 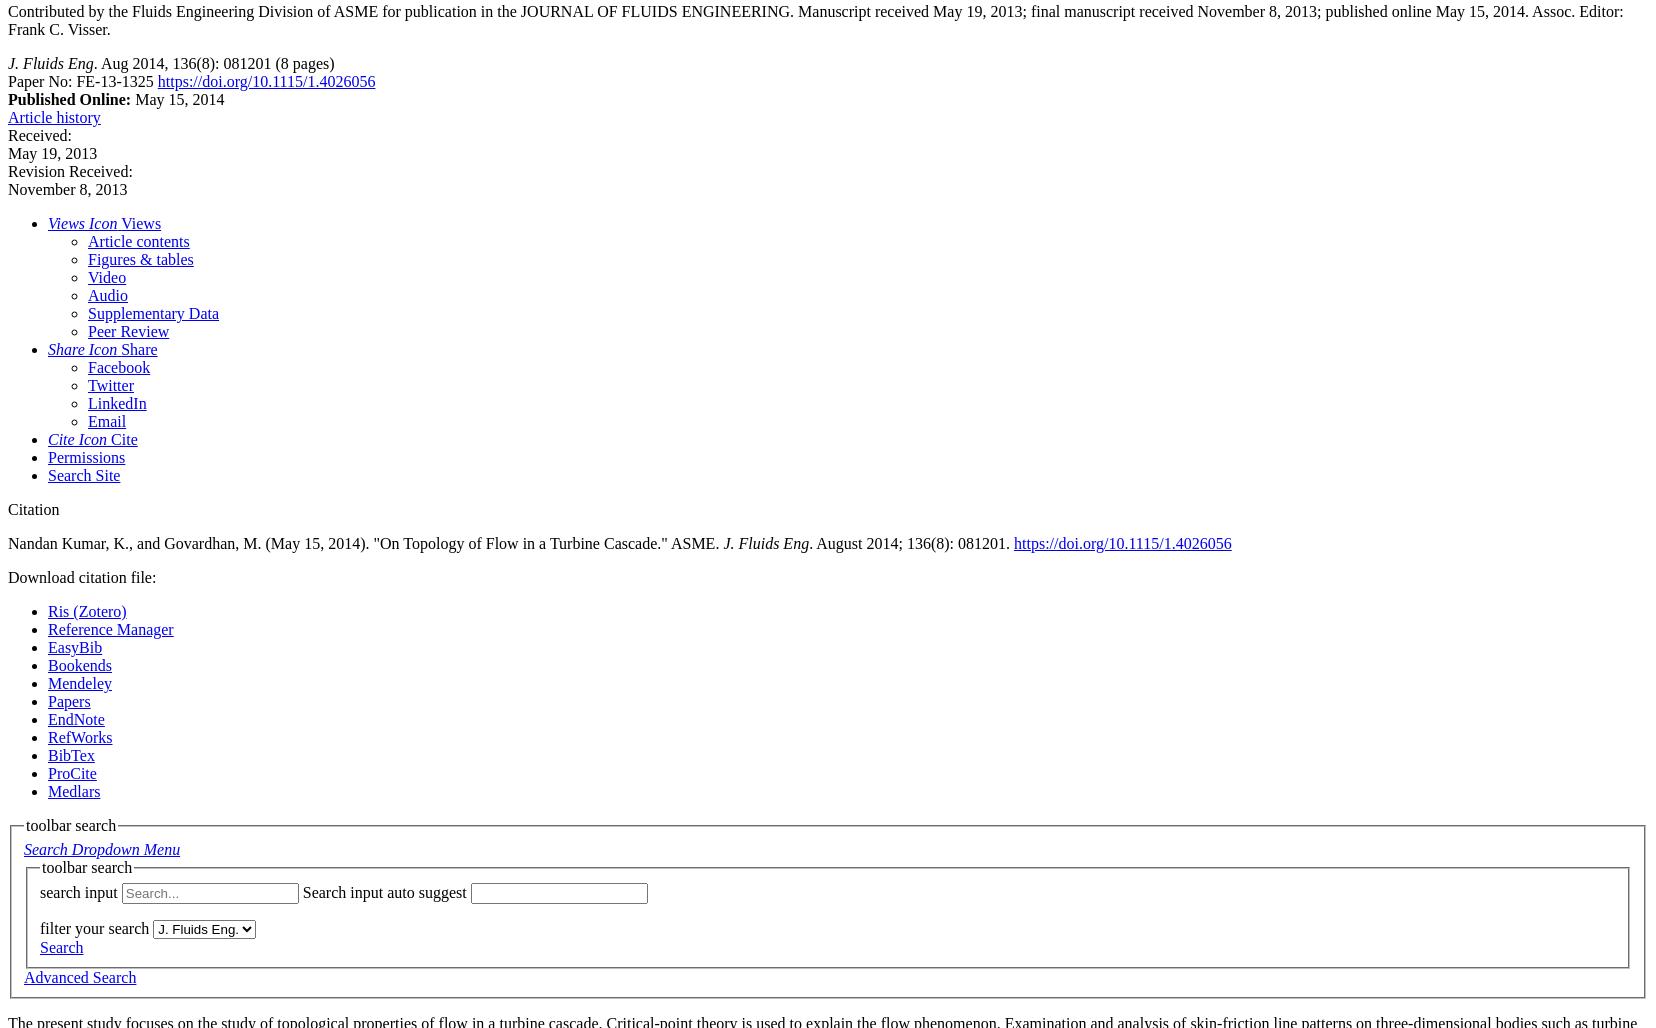 I want to click on 'Bookends', so click(x=78, y=665).